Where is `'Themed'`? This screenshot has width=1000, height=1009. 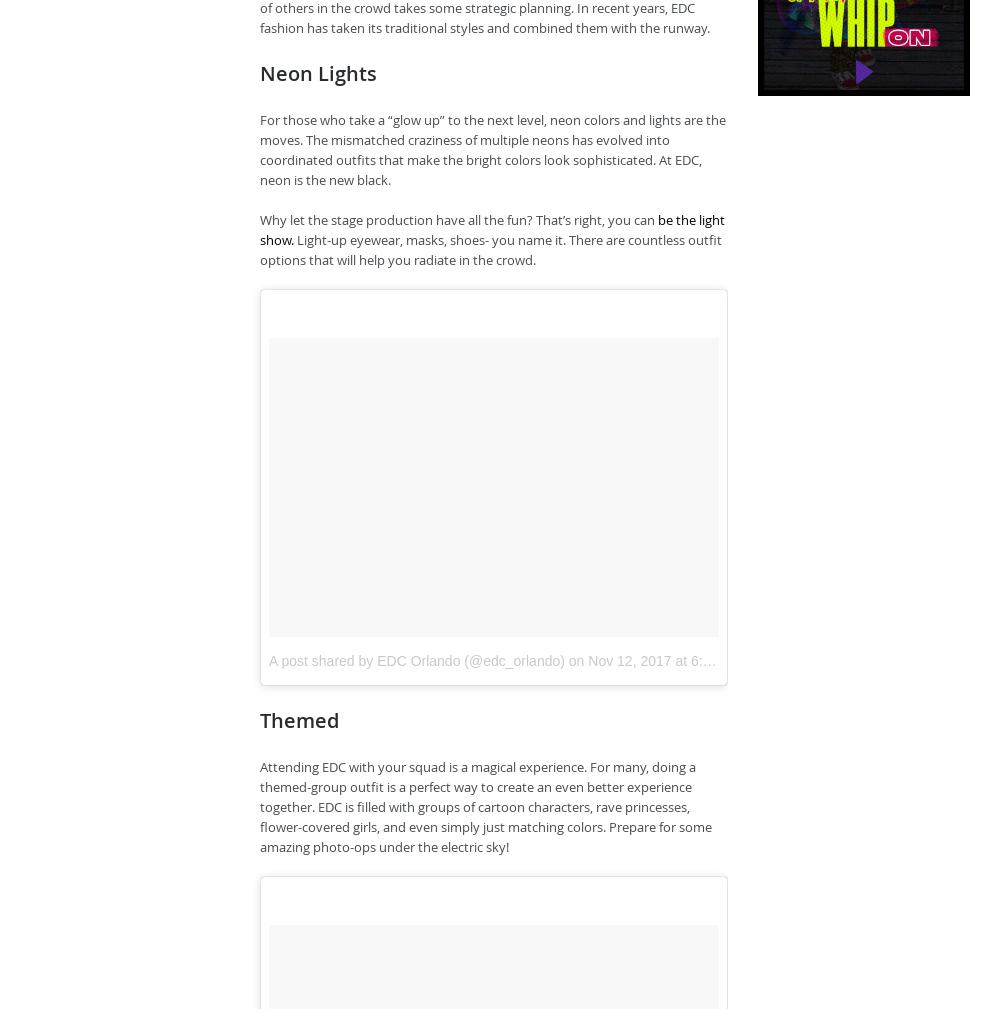 'Themed' is located at coordinates (299, 719).